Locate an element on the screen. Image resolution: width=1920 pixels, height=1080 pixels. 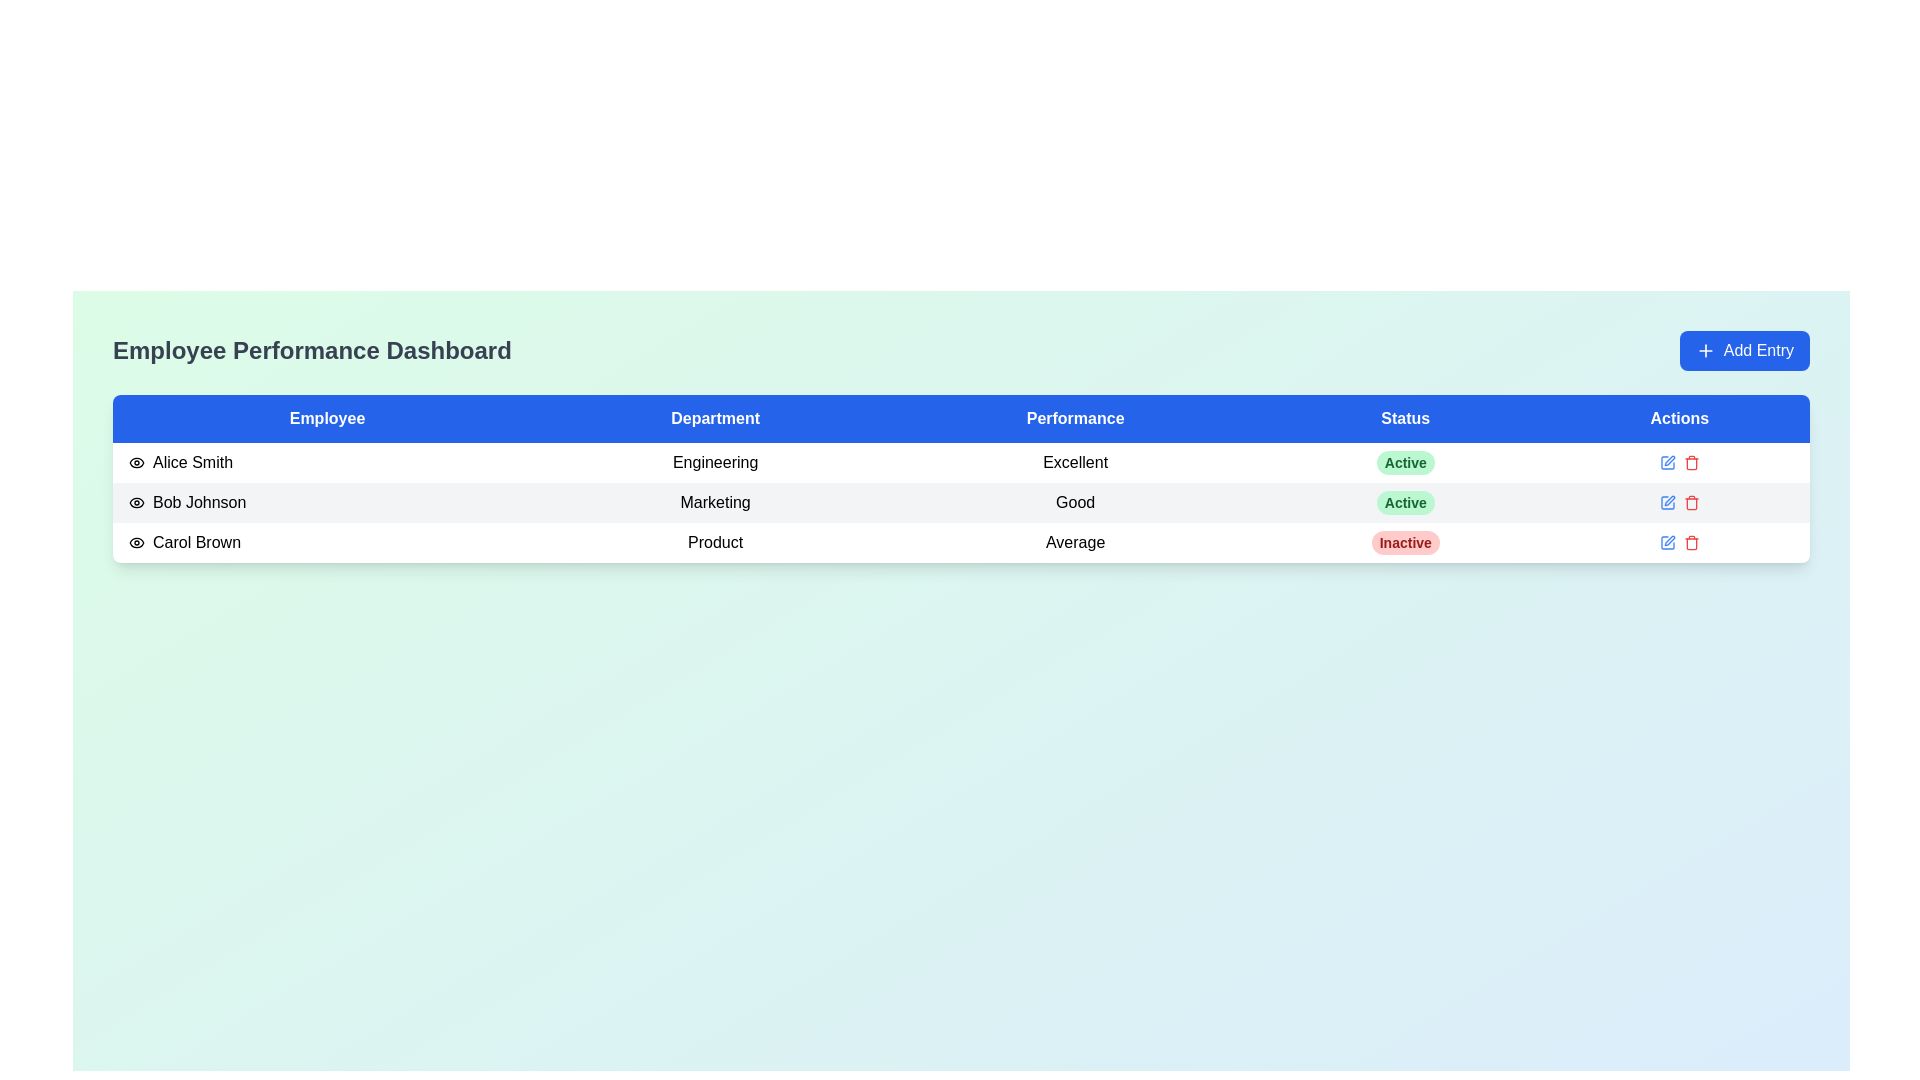
the small red-colored trash icon in the 'Actions' column of the last row in the table, which represents a delete action is located at coordinates (1690, 543).